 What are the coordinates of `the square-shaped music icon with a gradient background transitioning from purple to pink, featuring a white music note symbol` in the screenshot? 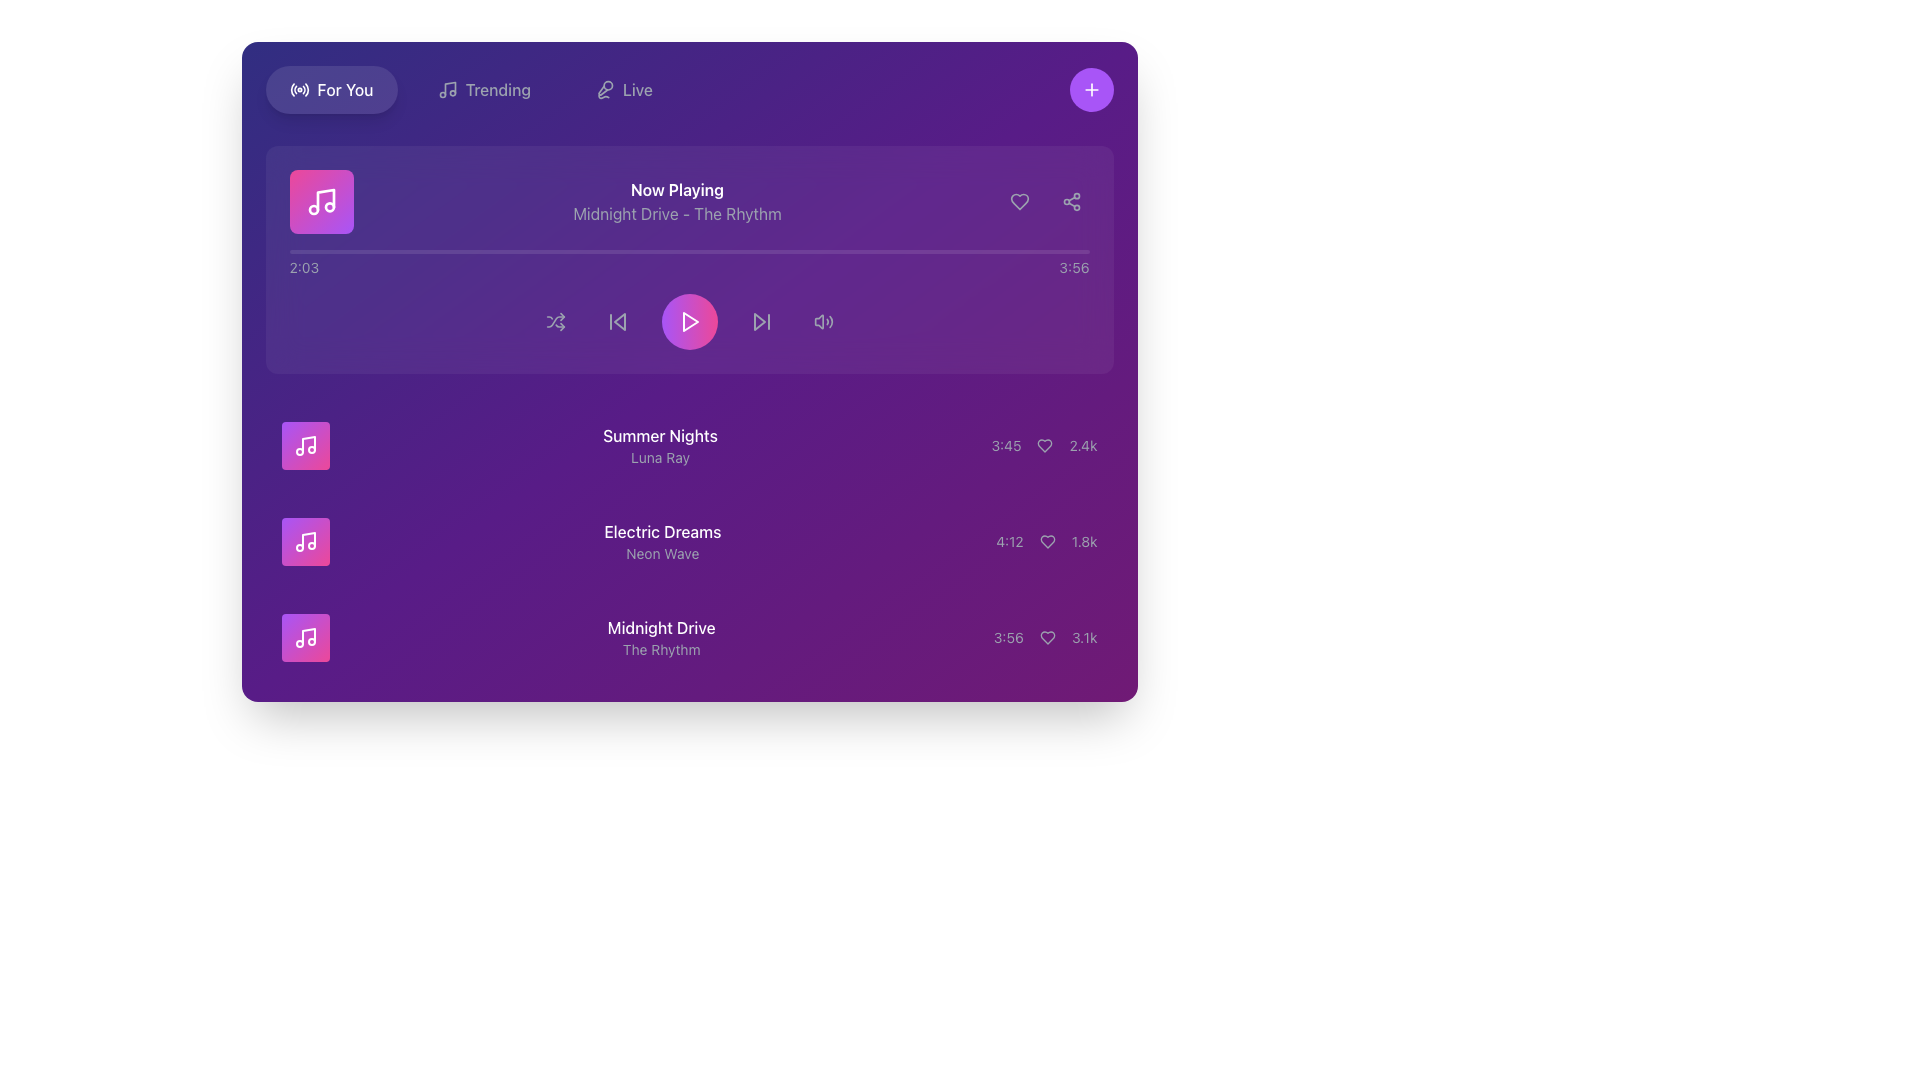 It's located at (304, 445).